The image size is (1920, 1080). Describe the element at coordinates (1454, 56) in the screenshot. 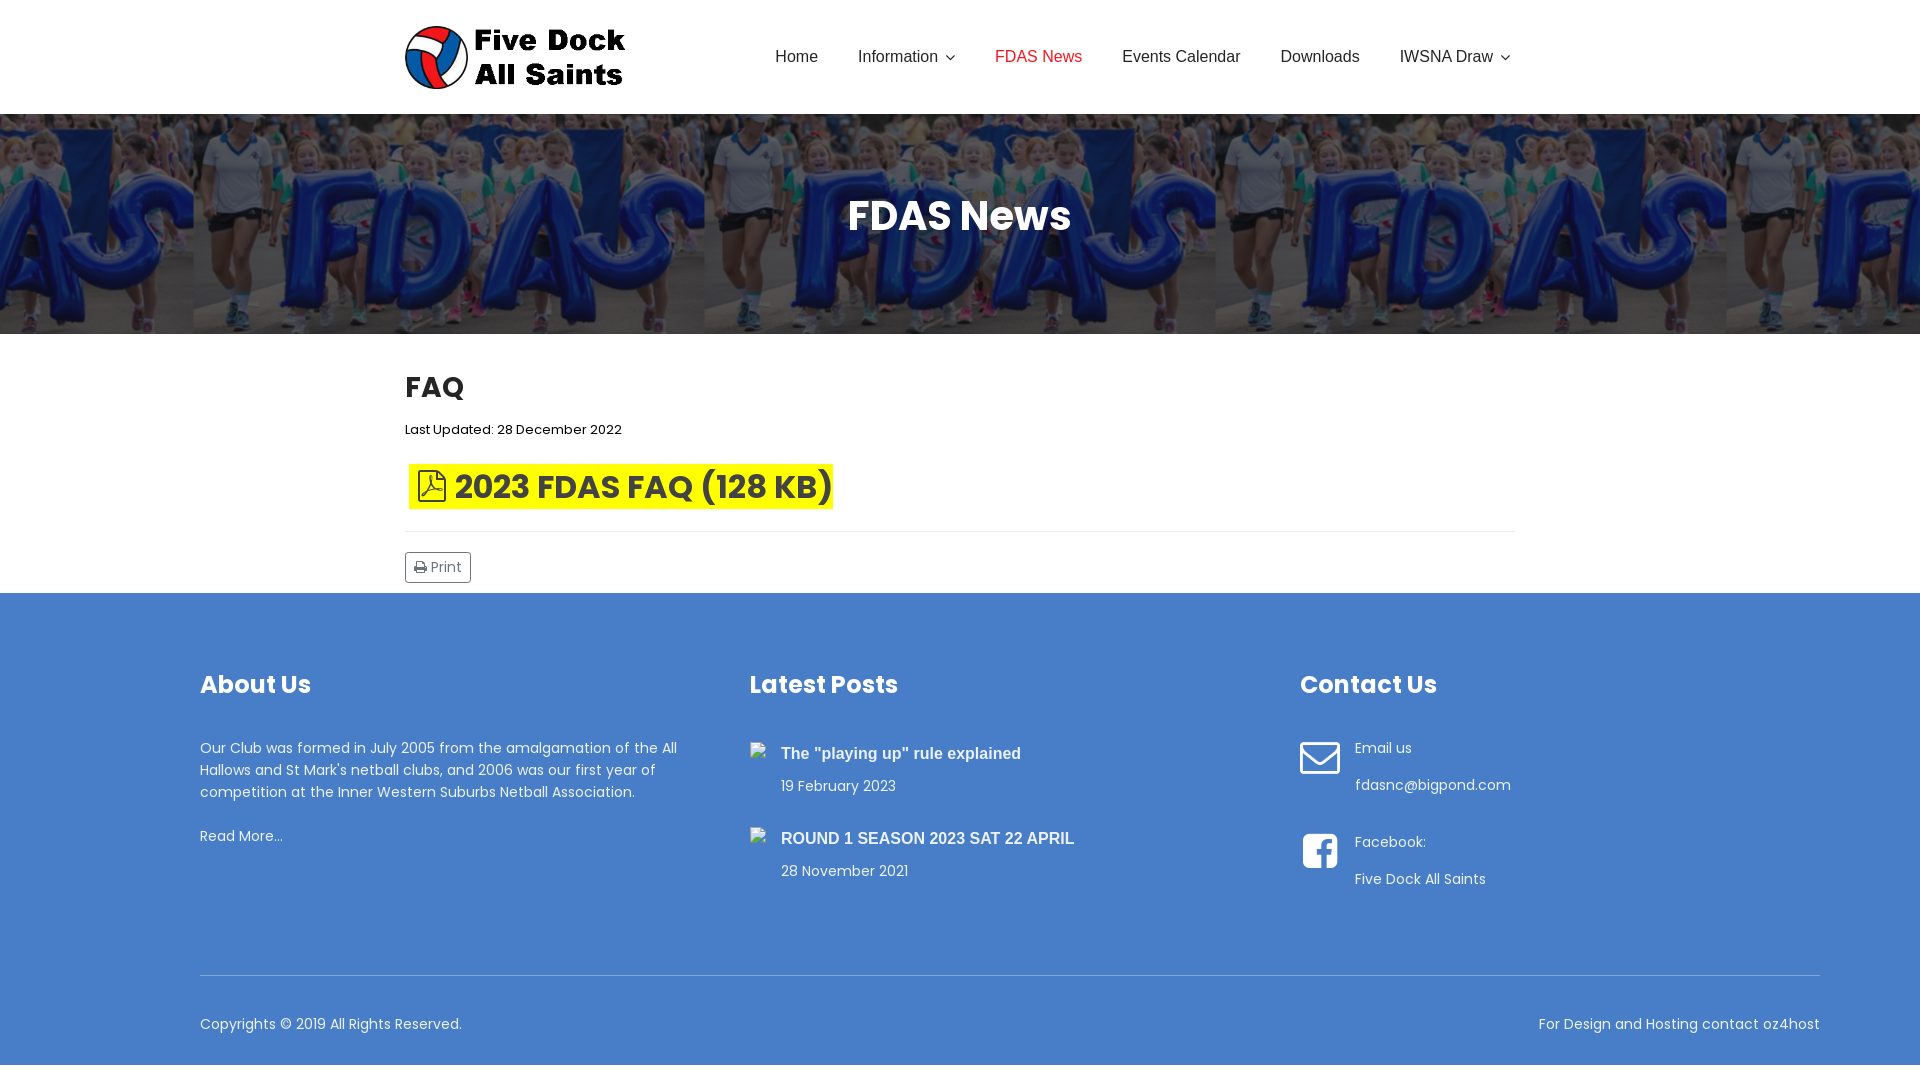

I see `'IWSNA Draw'` at that location.